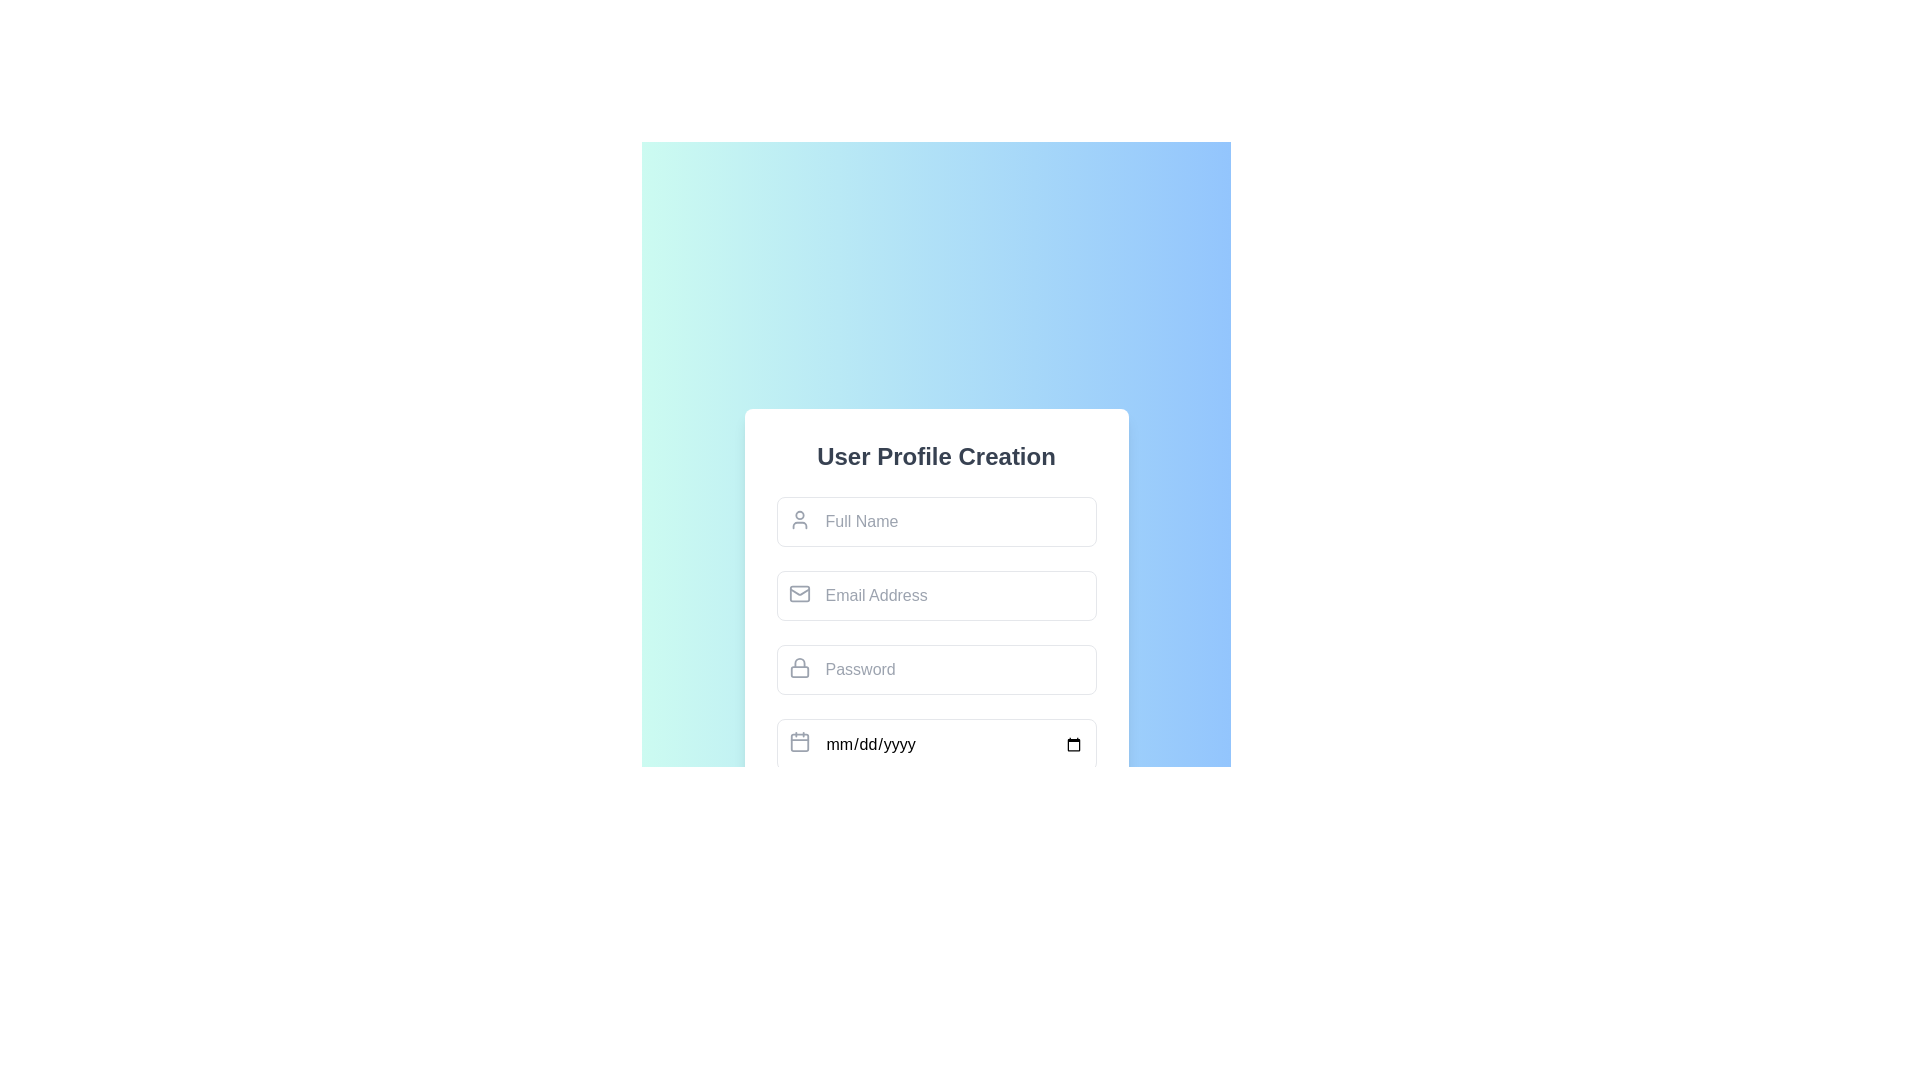 This screenshot has width=1920, height=1080. Describe the element at coordinates (798, 593) in the screenshot. I see `the mail icon inside the 'Email Address' input field, which is styled in gray and positioned to the left of the placeholder text` at that location.